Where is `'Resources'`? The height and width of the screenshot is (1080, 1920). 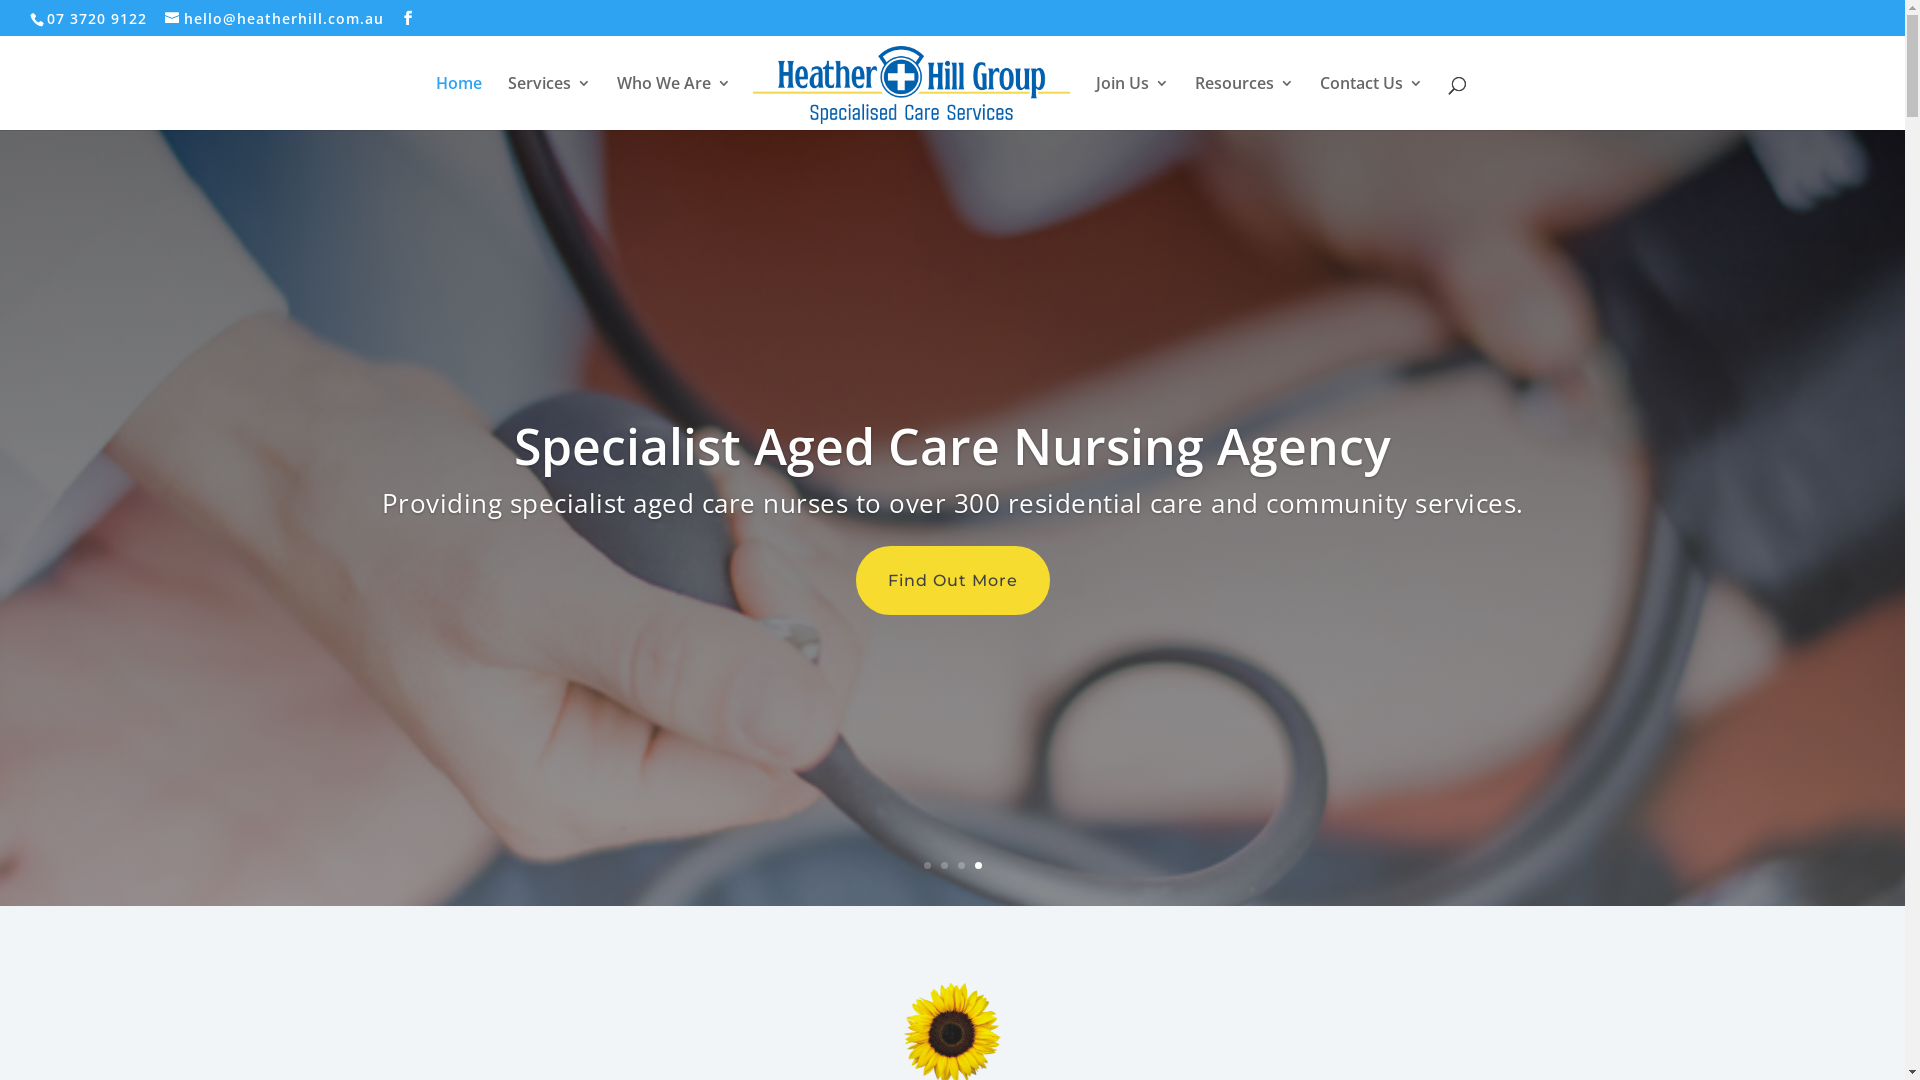
'Resources' is located at coordinates (1243, 103).